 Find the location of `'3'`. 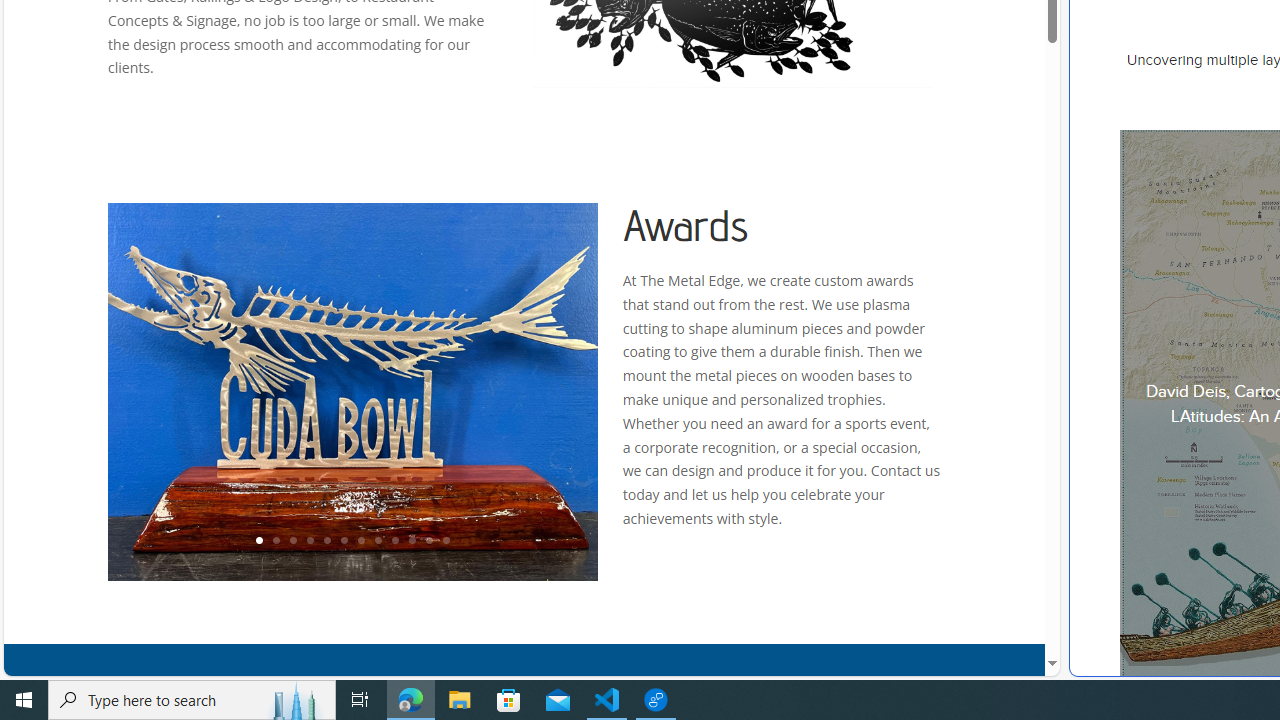

'3' is located at coordinates (292, 541).